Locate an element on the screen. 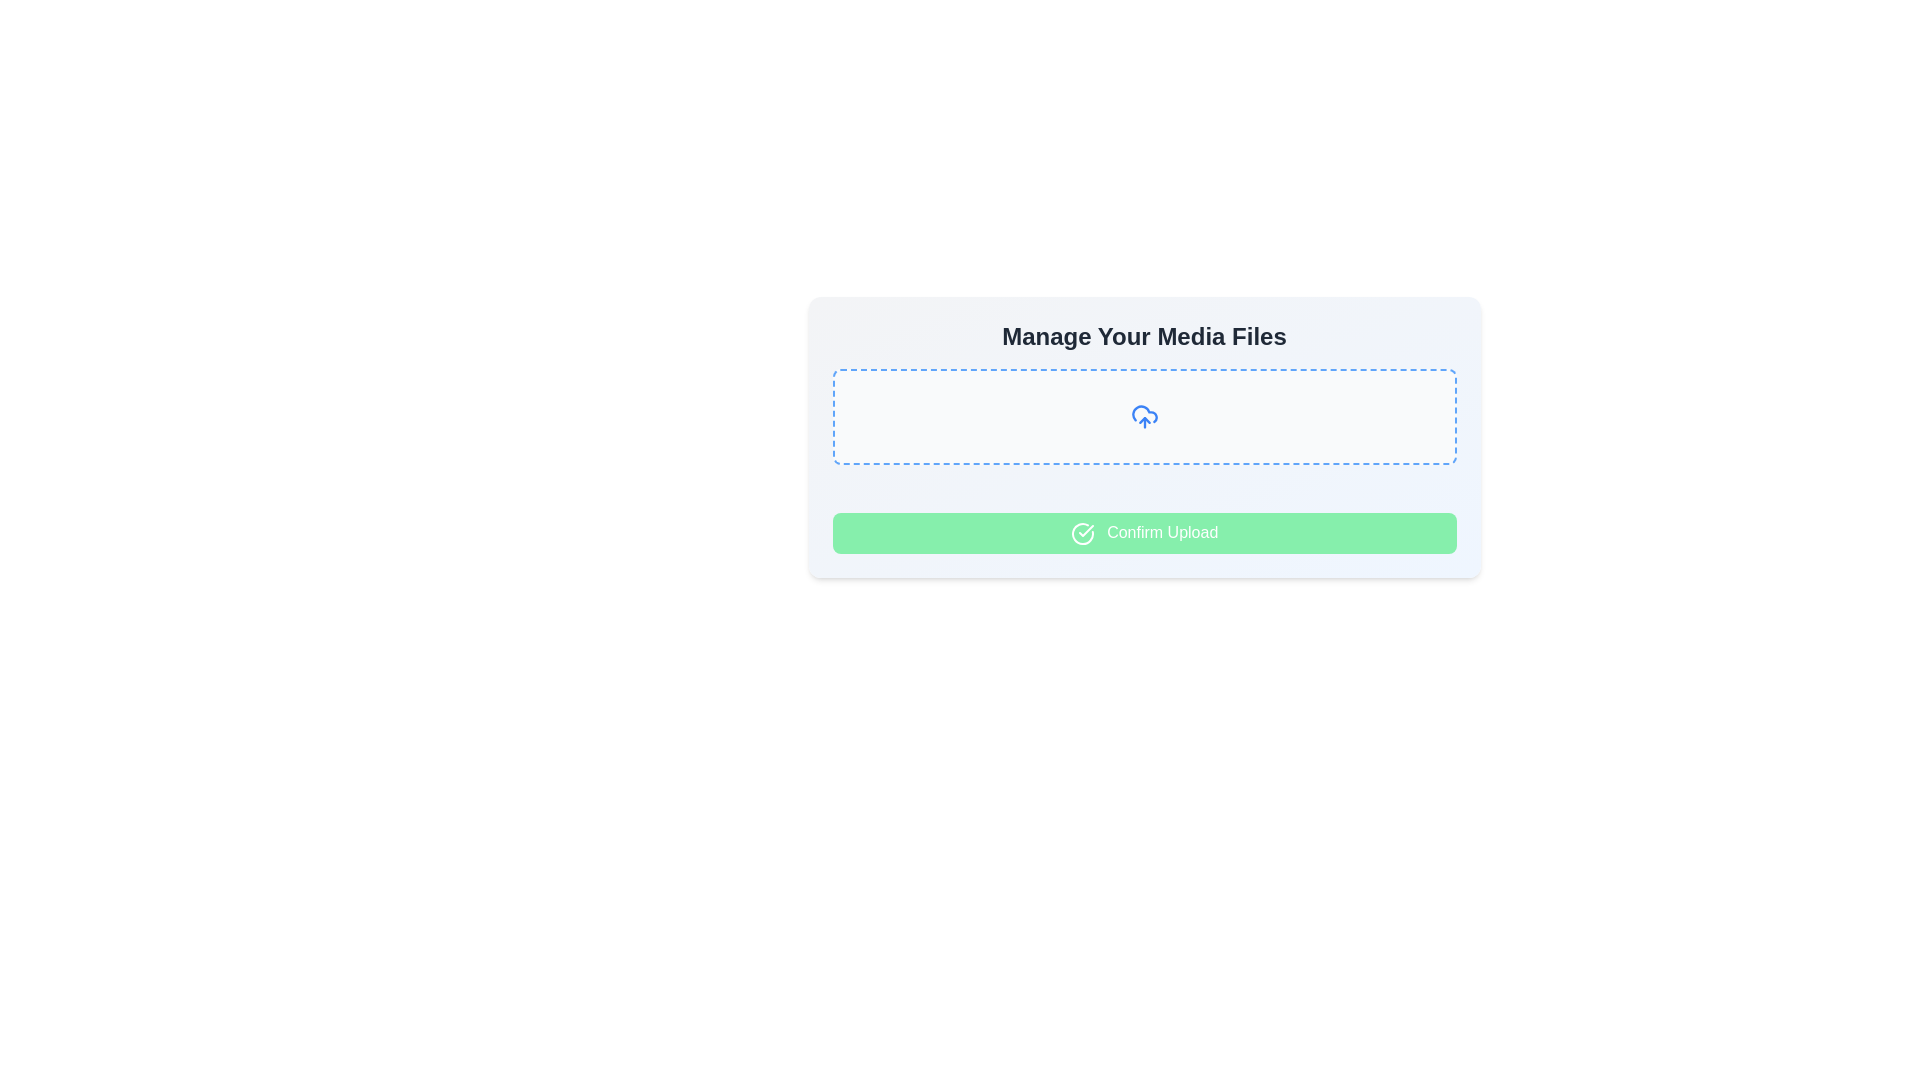  and drop files into the File upload drop area, which is a rectangular area with dashed borders and a central upload icon, located beneath 'Manage Your Media Files' and above the 'Confirm Upload' button is located at coordinates (1144, 415).